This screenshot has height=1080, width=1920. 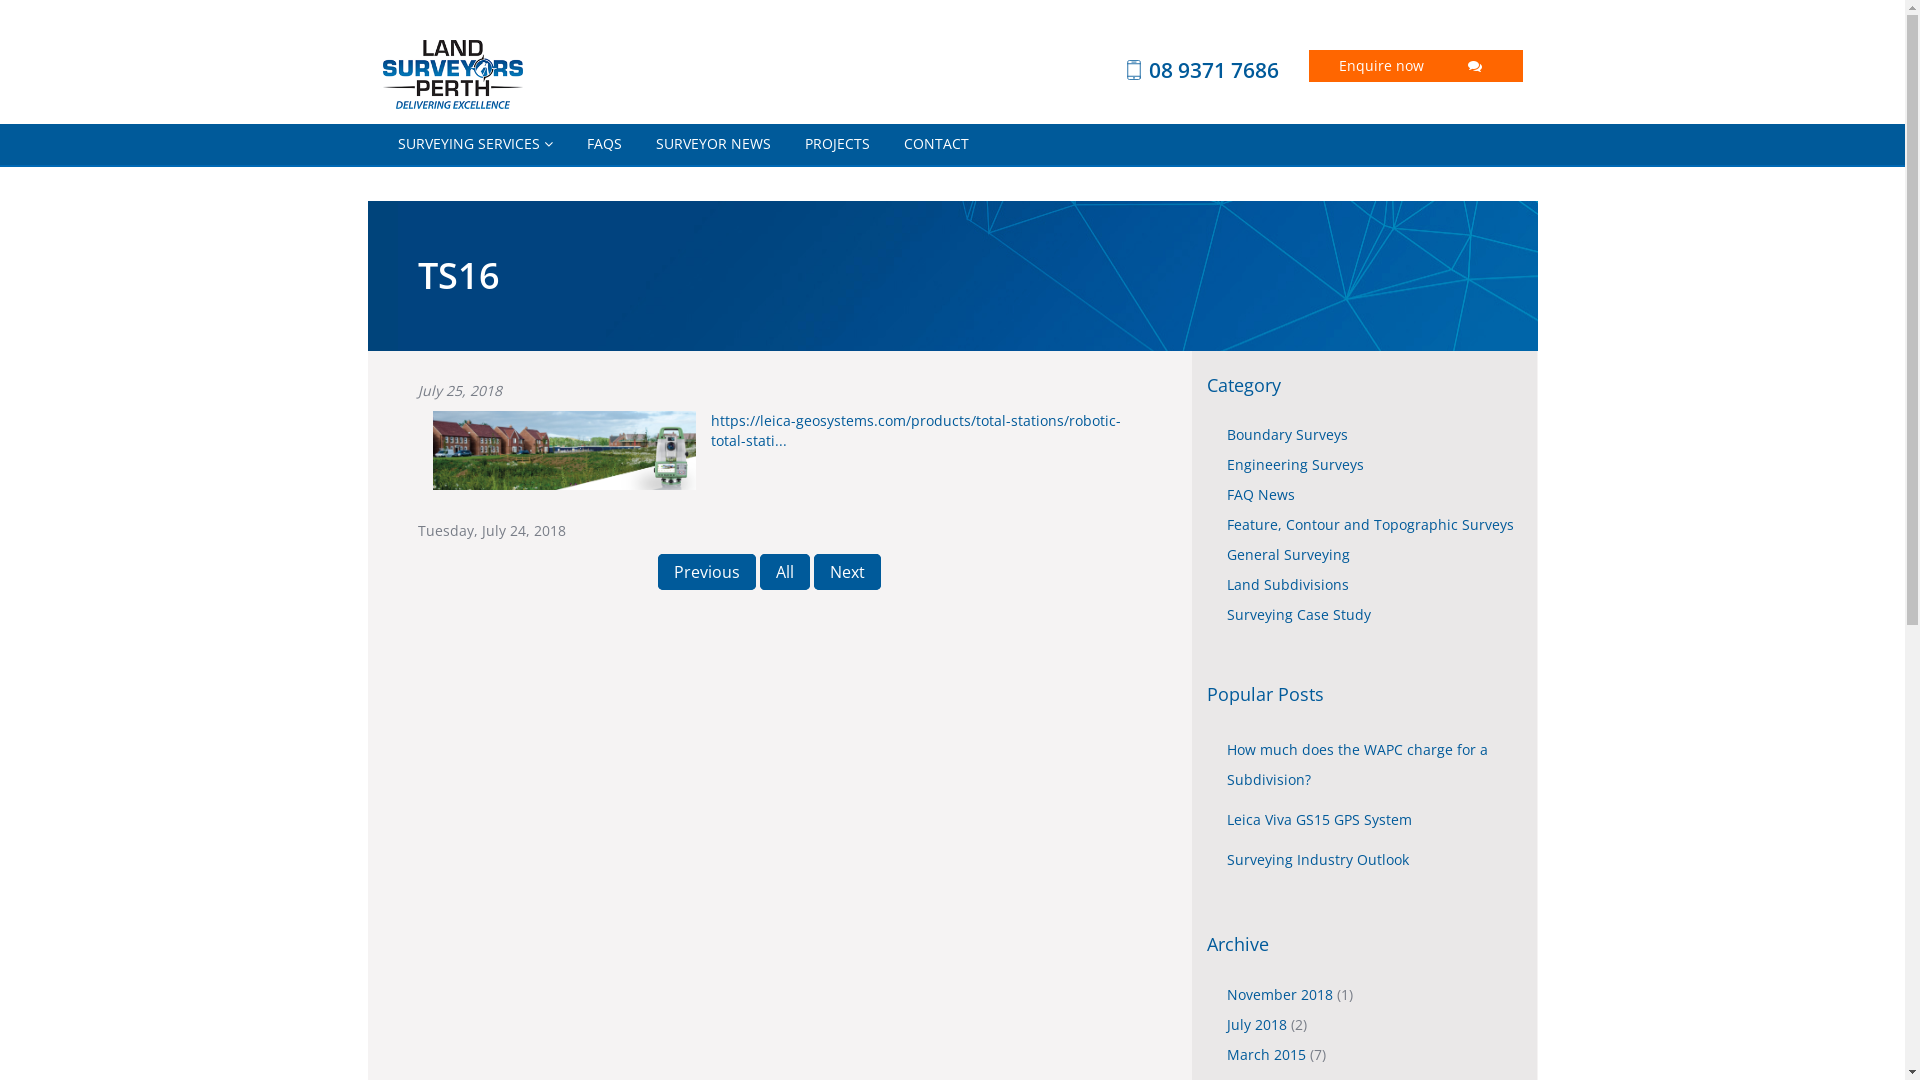 What do you see at coordinates (1226, 613) in the screenshot?
I see `'Surveying Case Study'` at bounding box center [1226, 613].